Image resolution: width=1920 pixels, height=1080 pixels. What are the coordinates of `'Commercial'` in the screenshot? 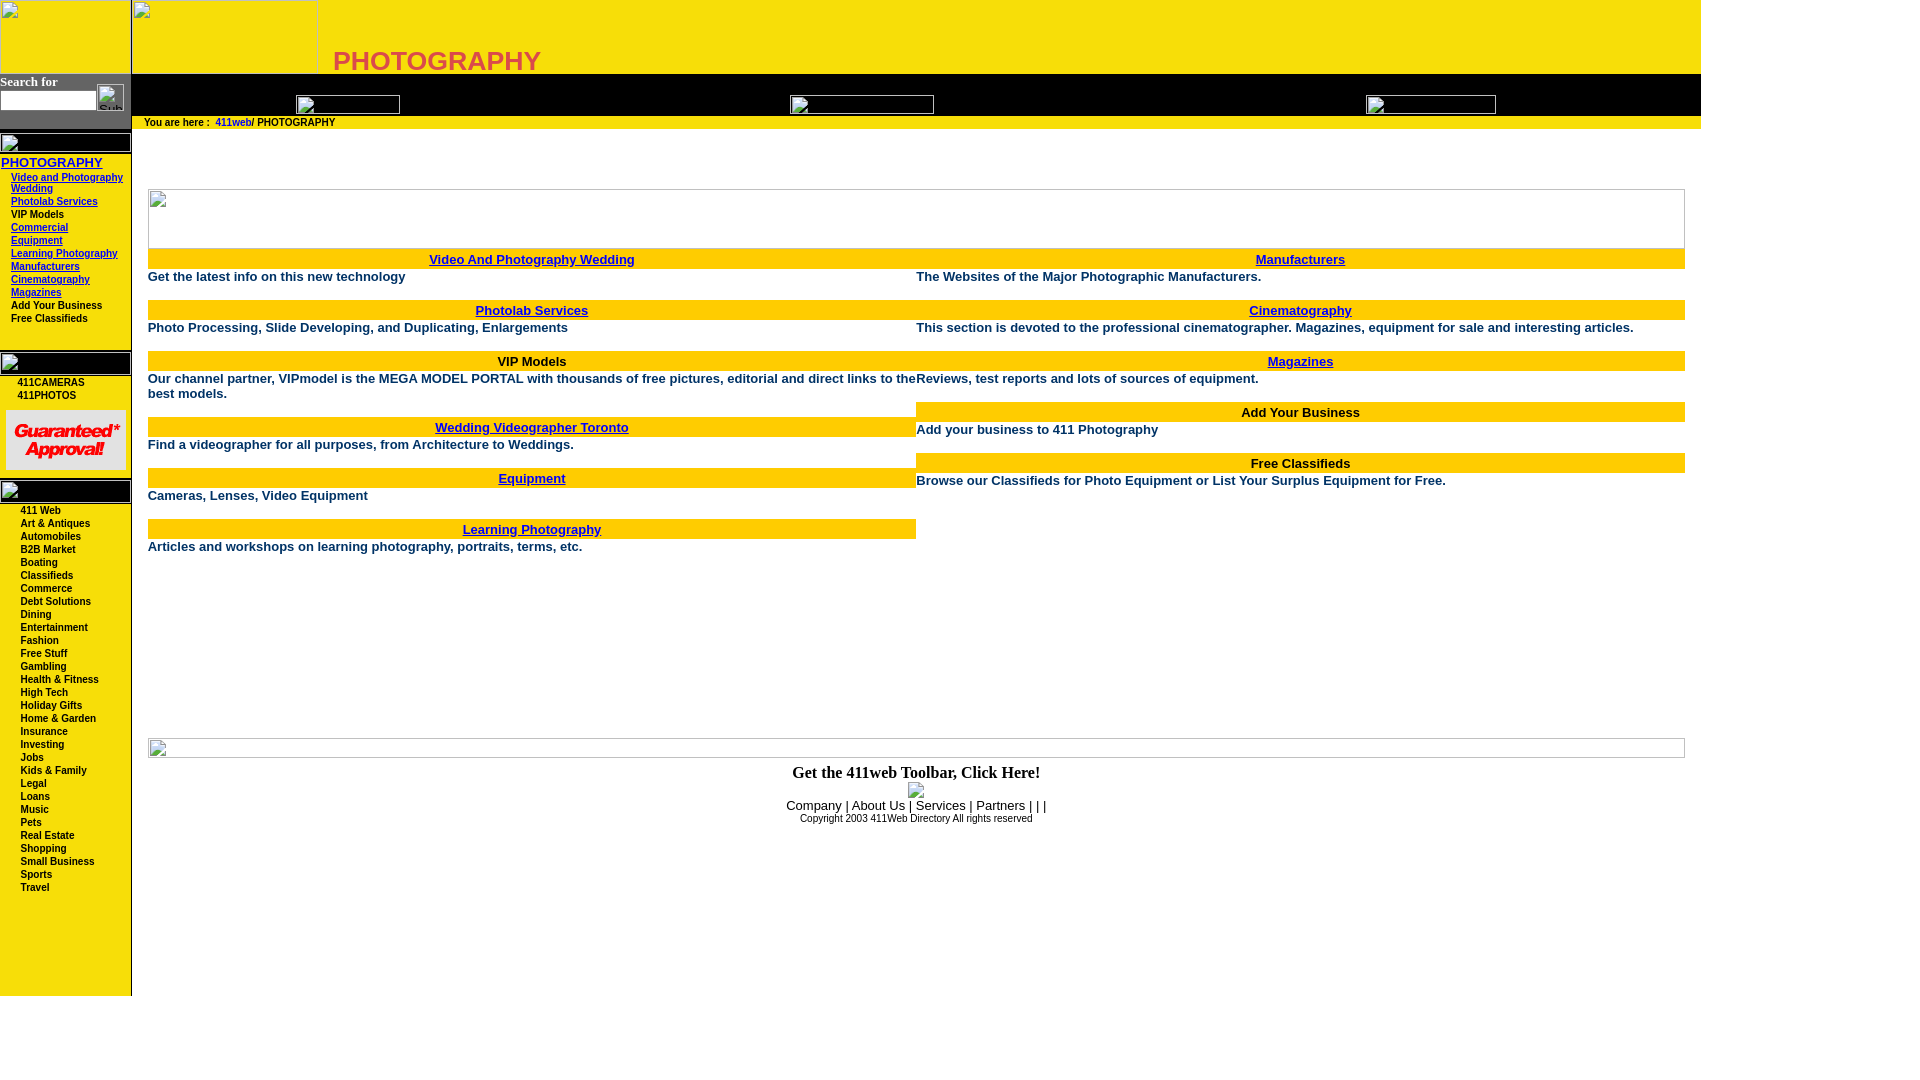 It's located at (10, 226).